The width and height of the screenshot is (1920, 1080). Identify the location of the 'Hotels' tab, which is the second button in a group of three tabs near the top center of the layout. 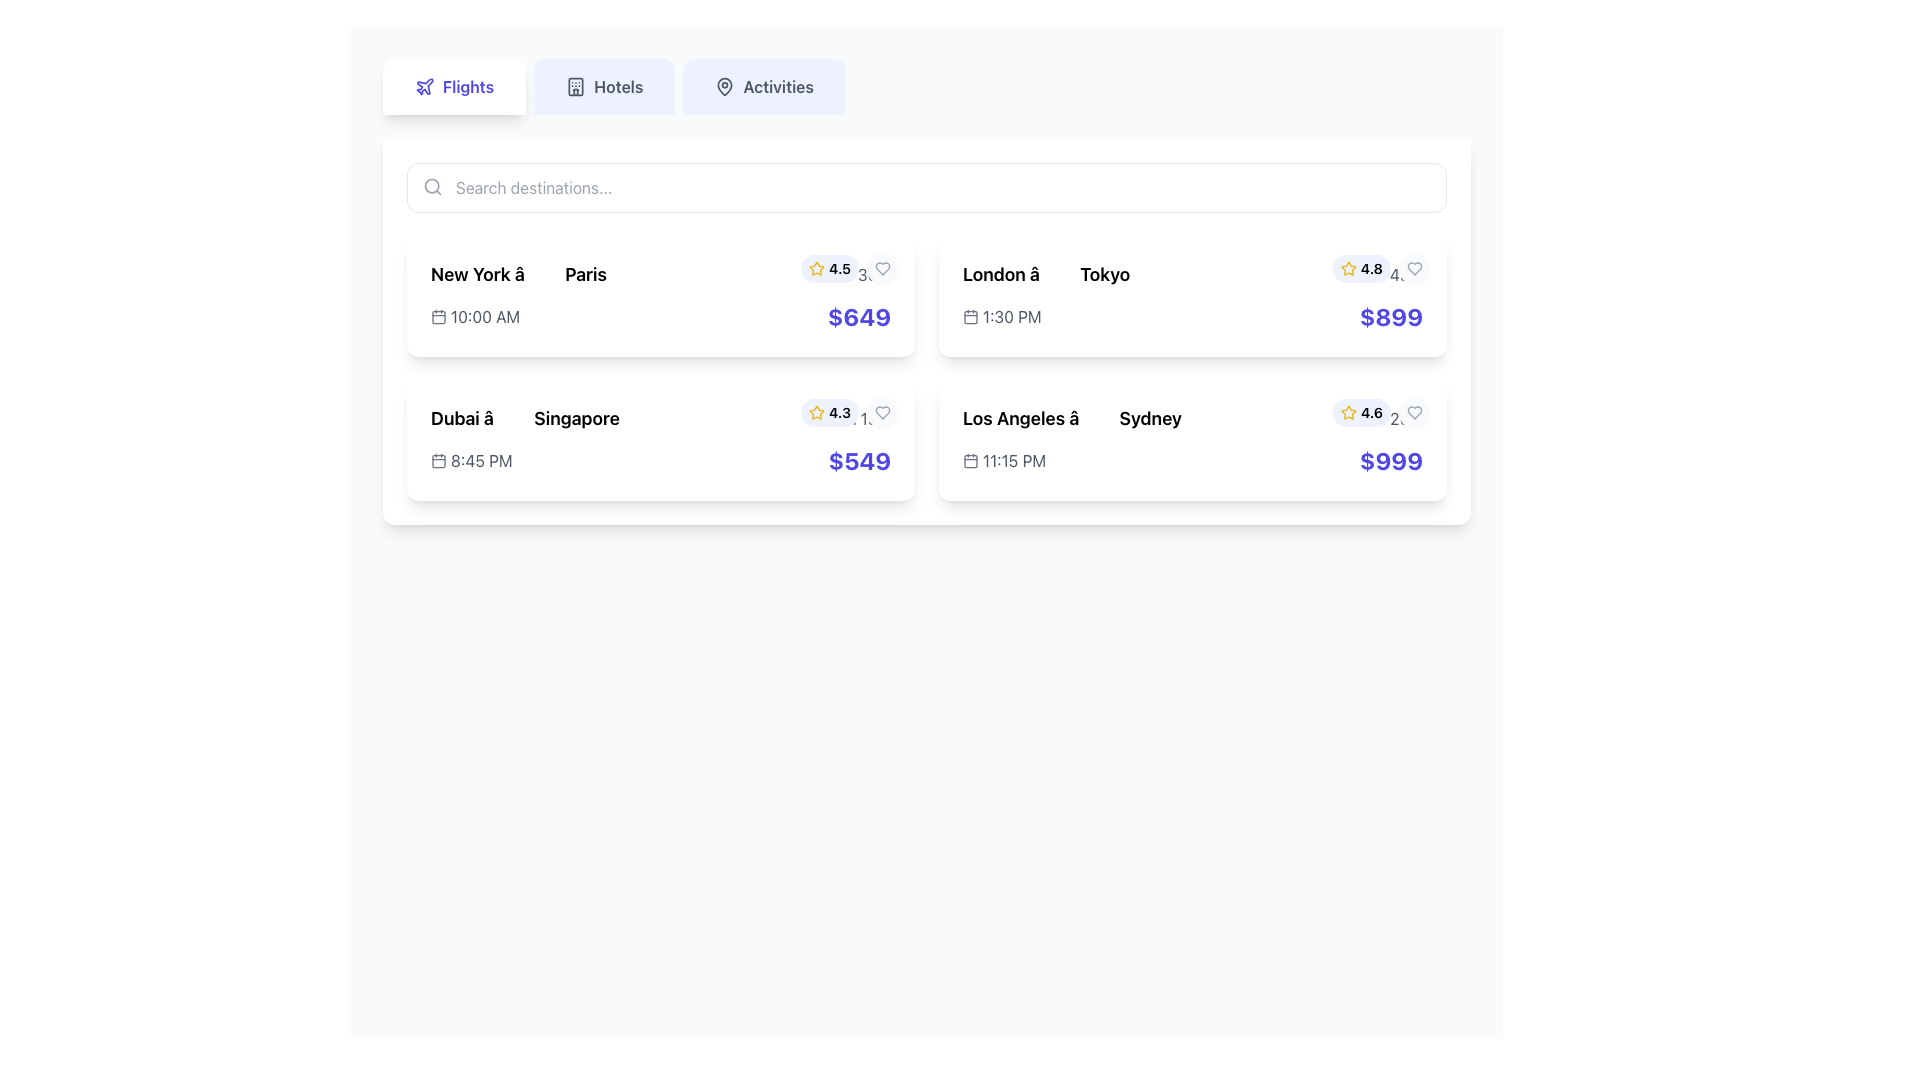
(603, 86).